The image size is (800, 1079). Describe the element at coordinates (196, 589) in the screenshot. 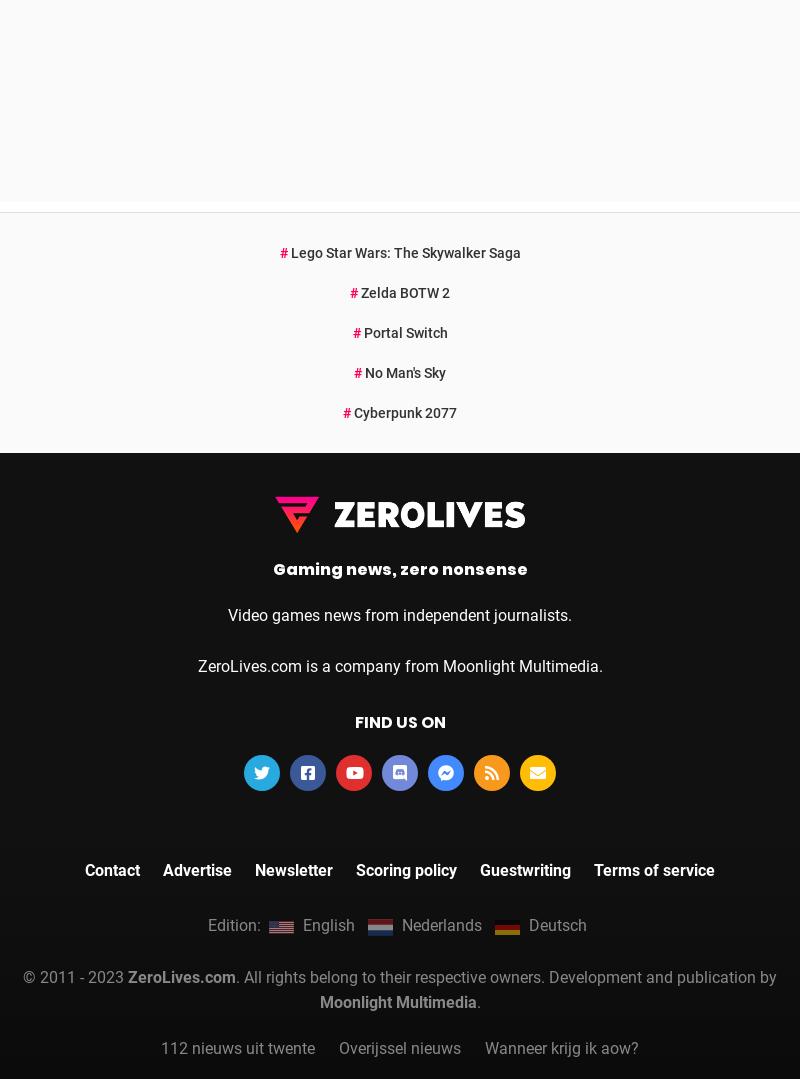

I see `'Advertise'` at that location.